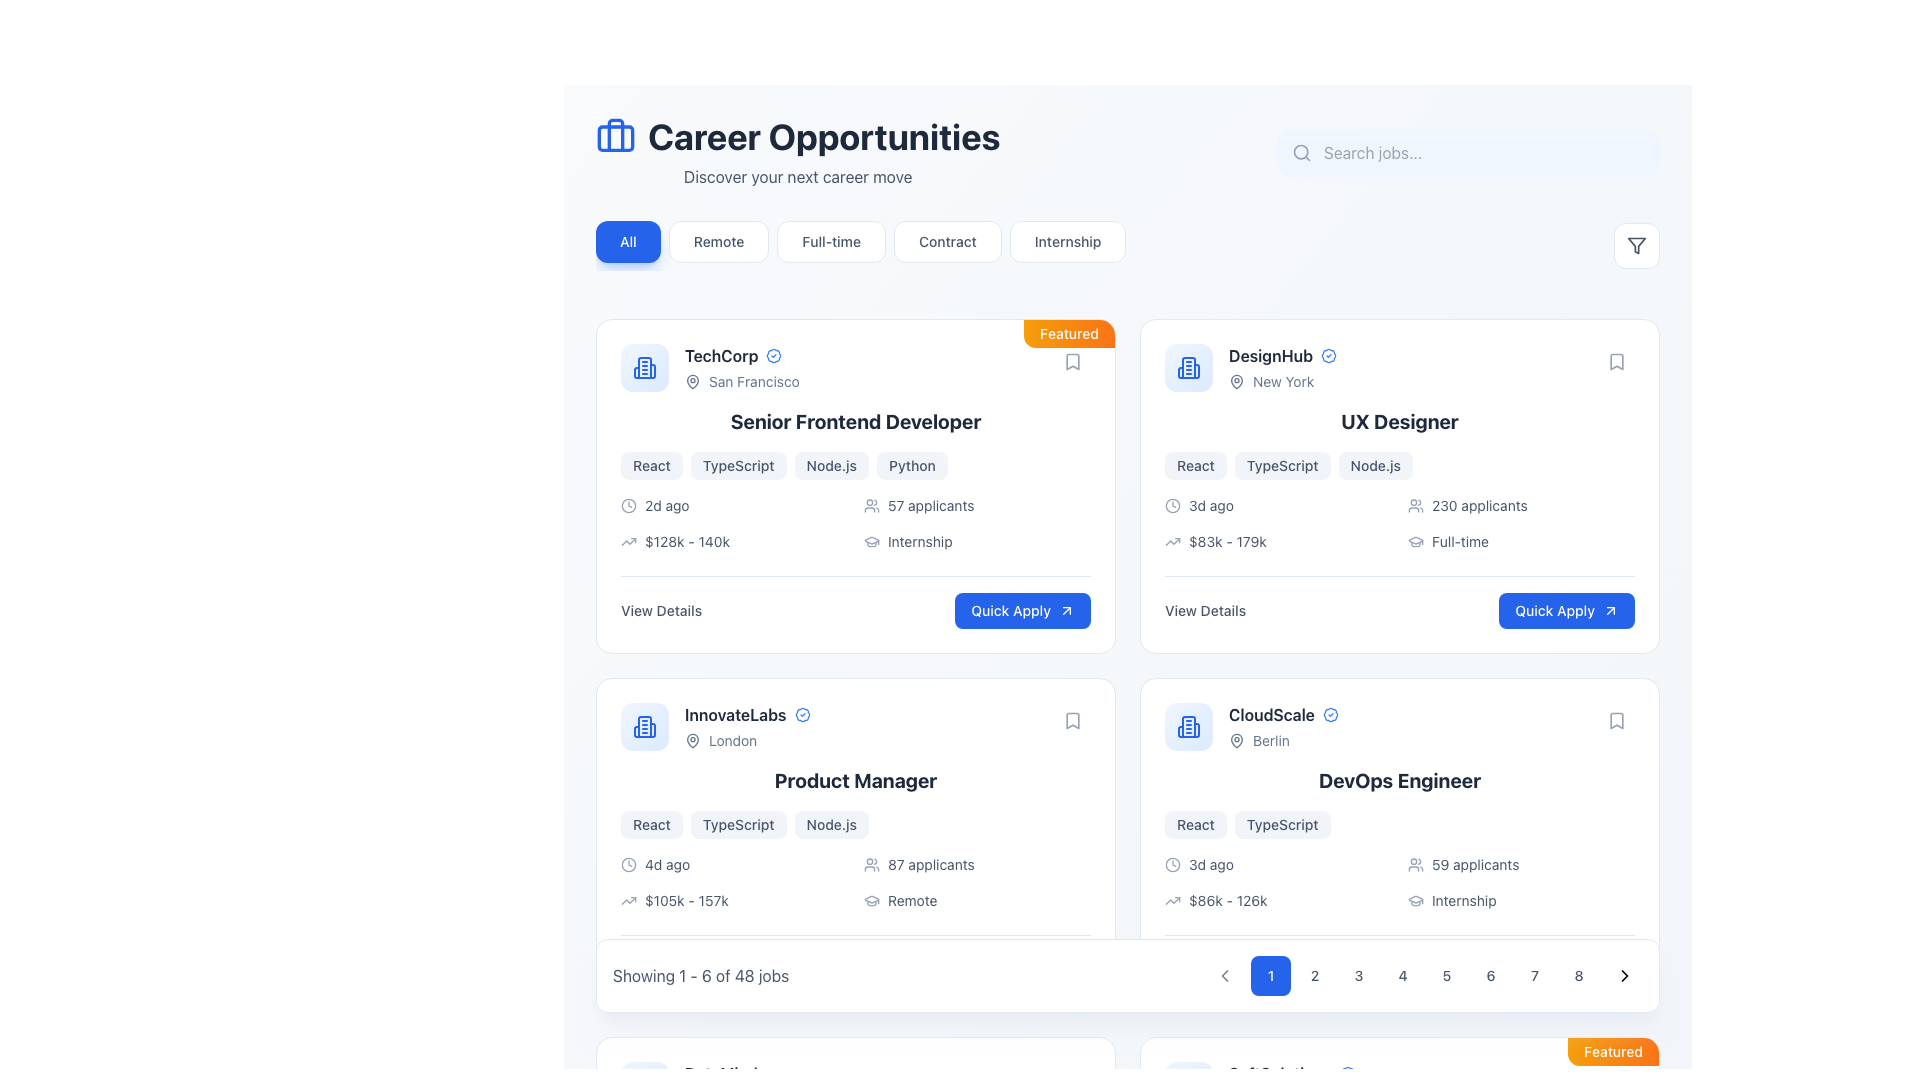 This screenshot has height=1080, width=1920. What do you see at coordinates (1072, 362) in the screenshot?
I see `the bookmark icon located in the top-right corner of the first job card above the 'Featured' label to interact with it` at bounding box center [1072, 362].